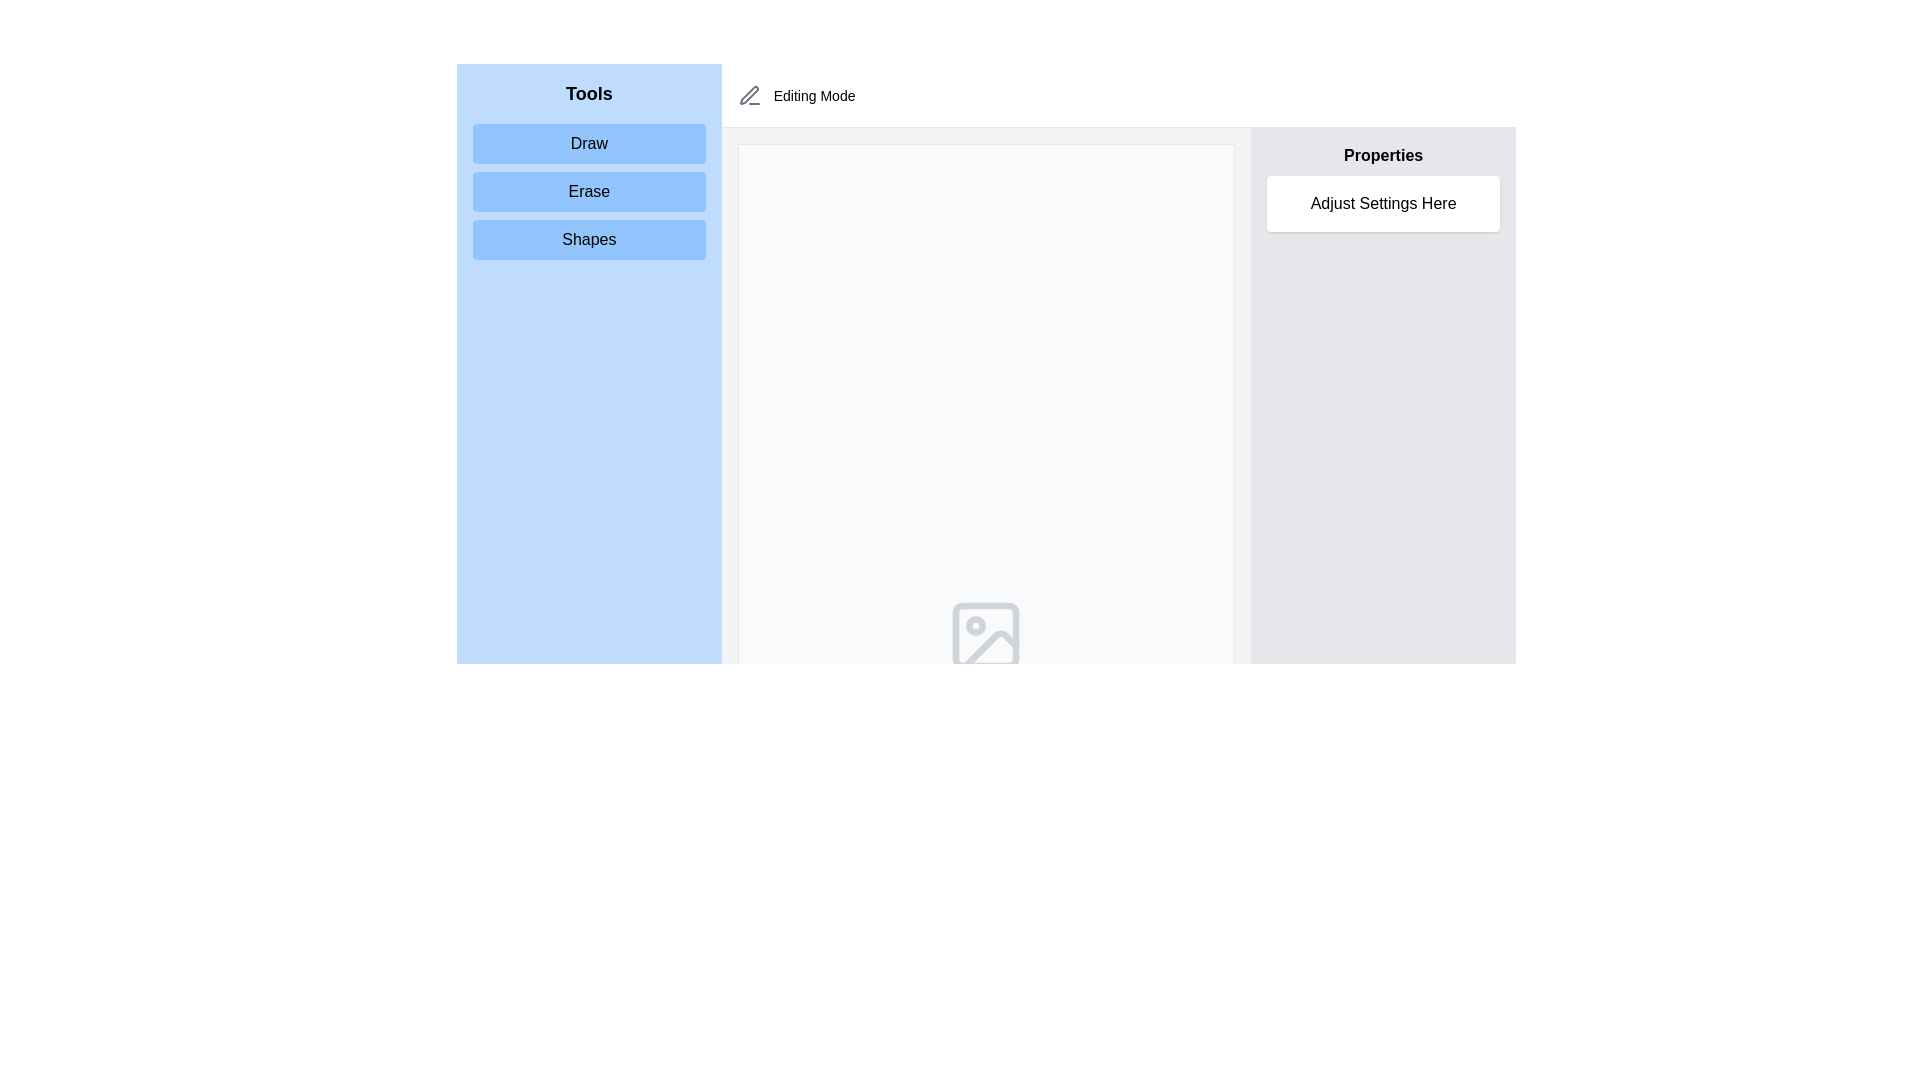  Describe the element at coordinates (588, 192) in the screenshot. I see `the 'Erase' button, which is a rectangular button with a blue background and rounded corners, located as the second button in a vertical list under the 'Tools' heading` at that location.